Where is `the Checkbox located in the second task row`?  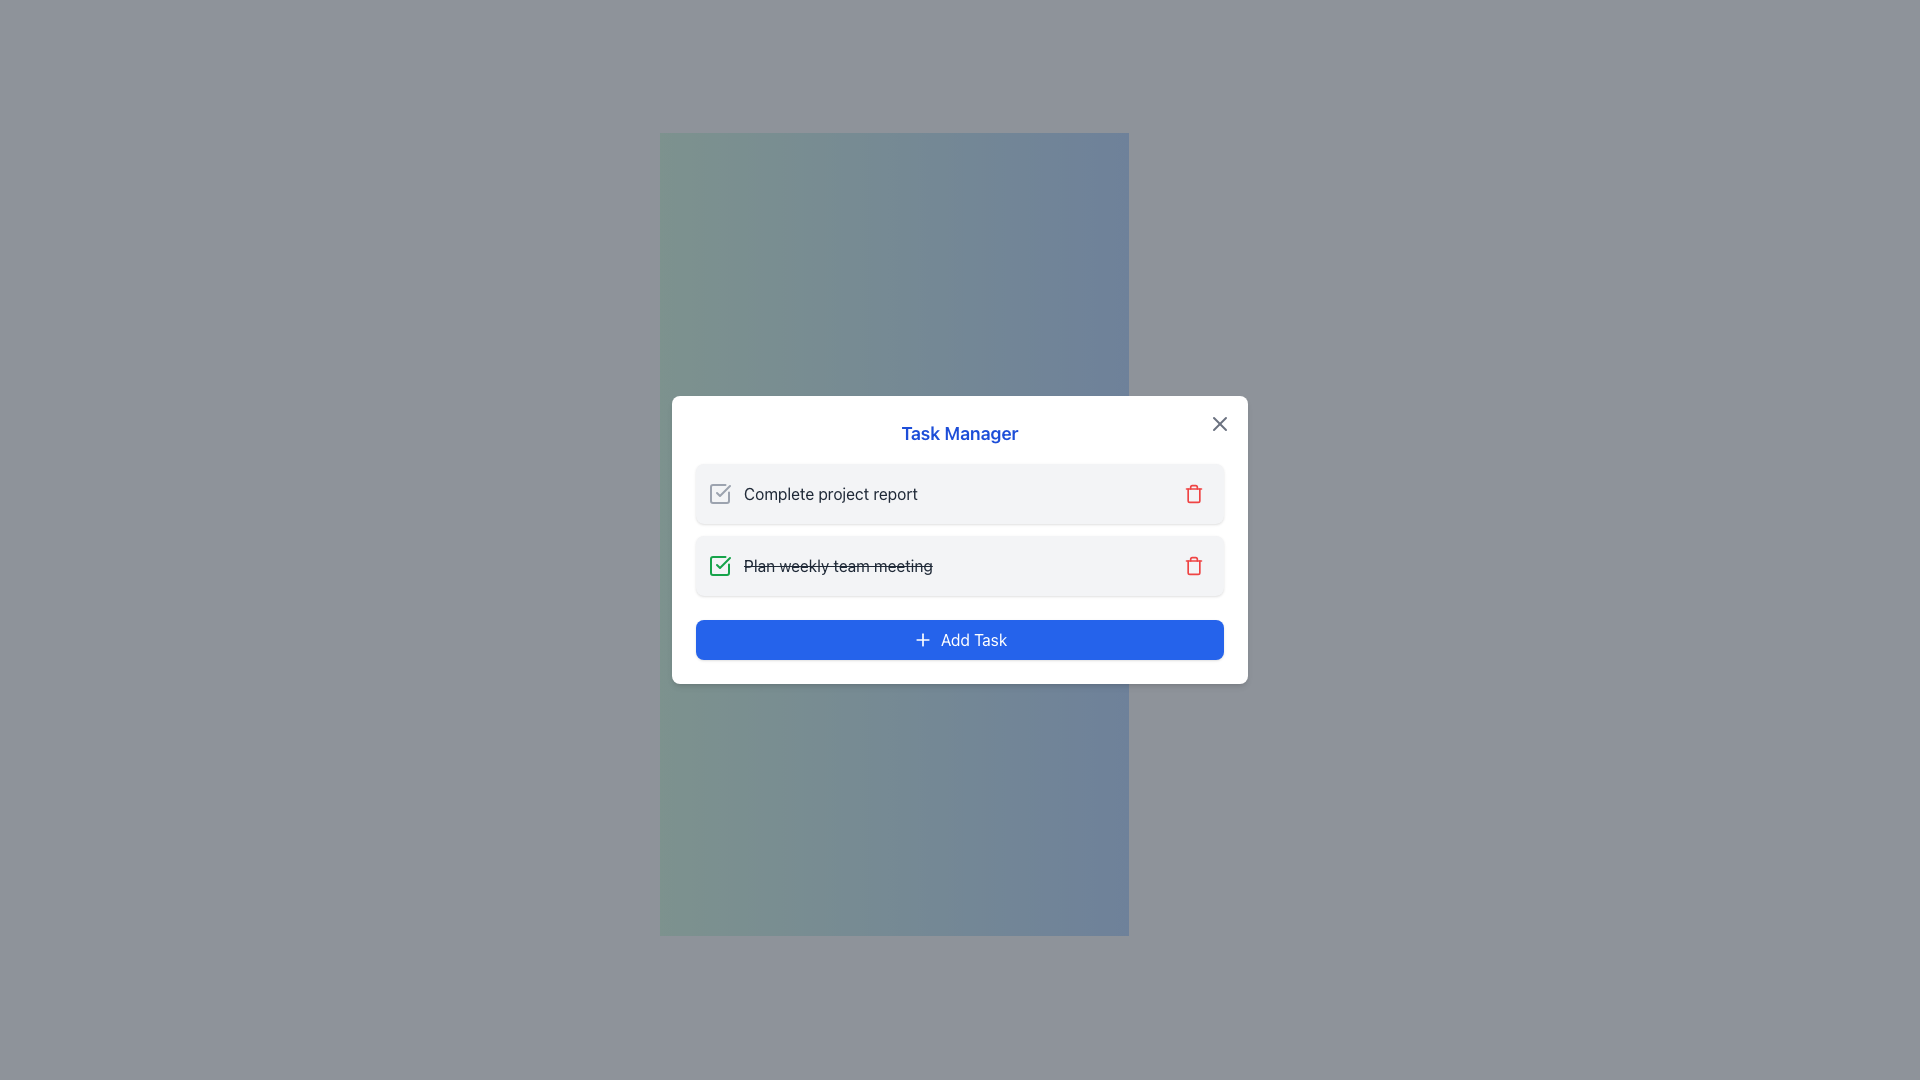
the Checkbox located in the second task row is located at coordinates (720, 566).